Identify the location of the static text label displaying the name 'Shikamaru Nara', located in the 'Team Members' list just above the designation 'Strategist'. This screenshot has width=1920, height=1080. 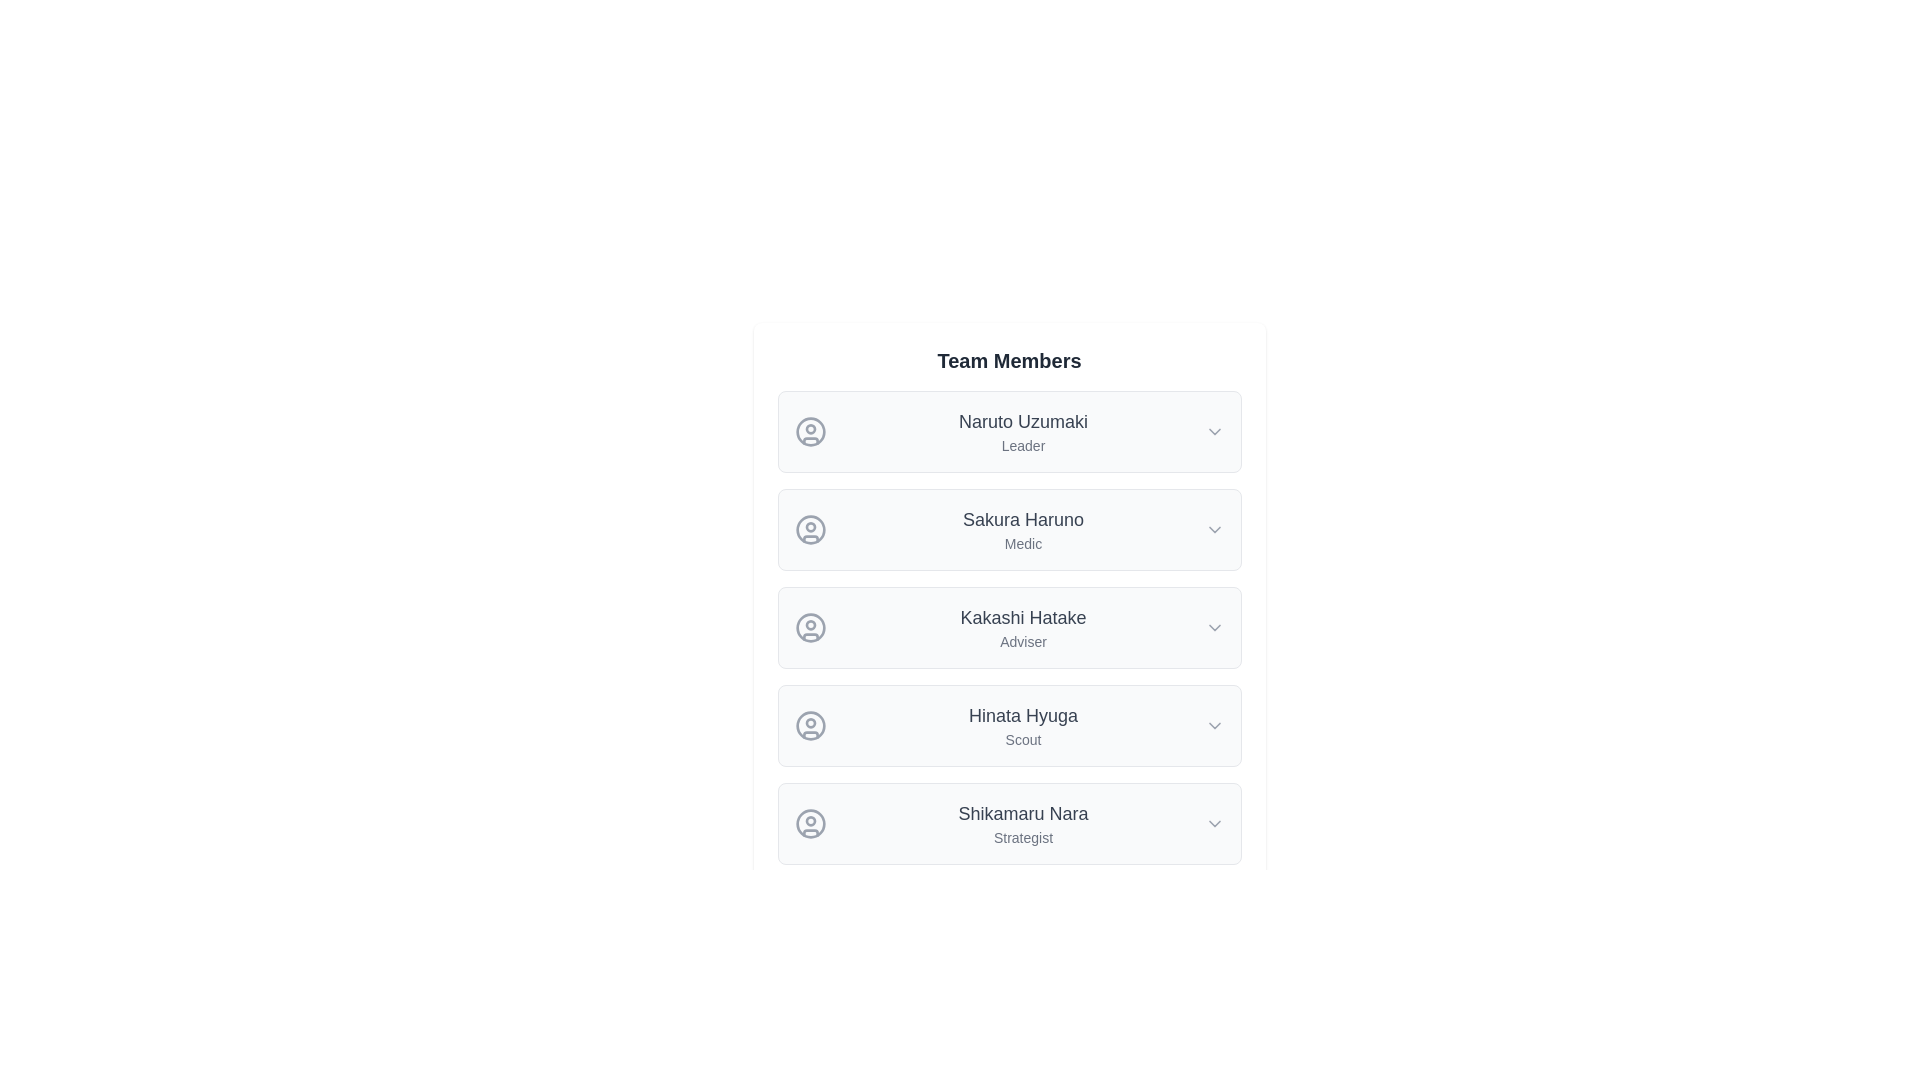
(1023, 813).